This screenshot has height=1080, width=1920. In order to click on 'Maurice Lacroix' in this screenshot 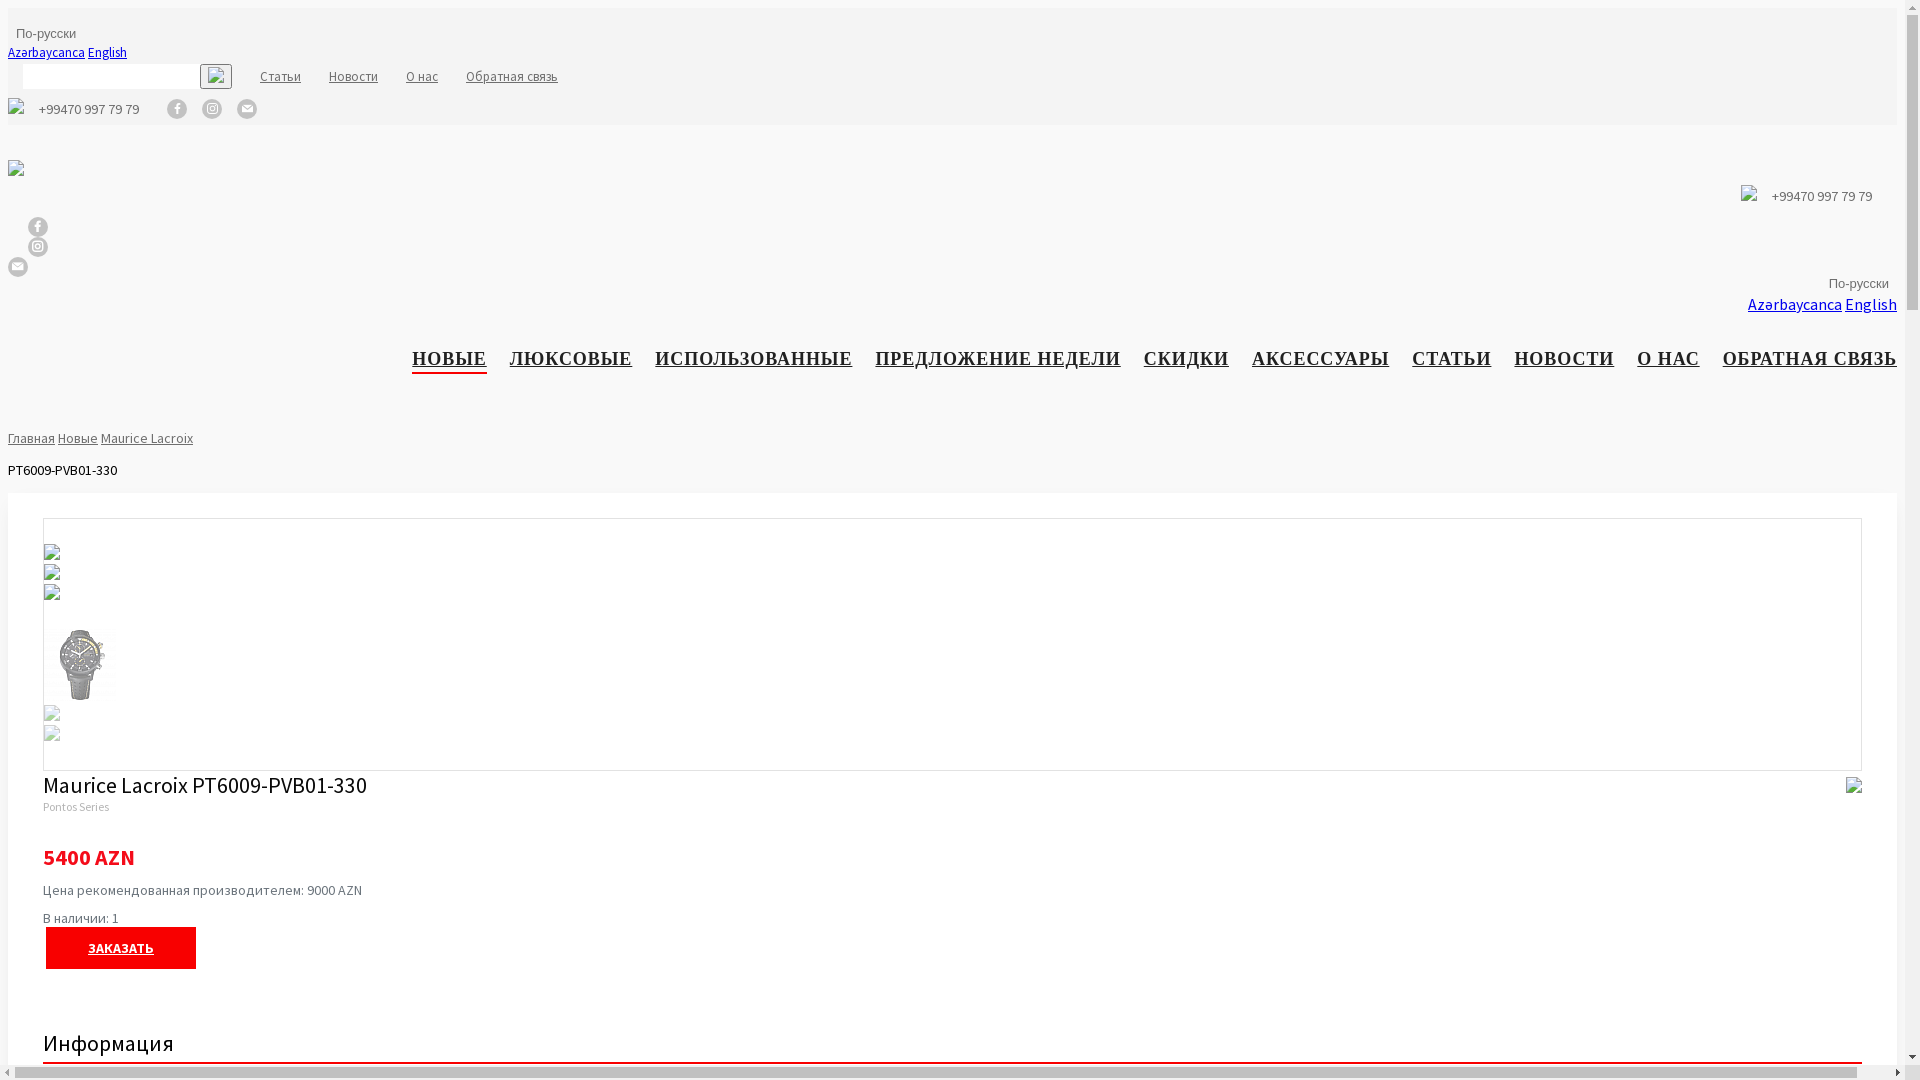, I will do `click(146, 437)`.